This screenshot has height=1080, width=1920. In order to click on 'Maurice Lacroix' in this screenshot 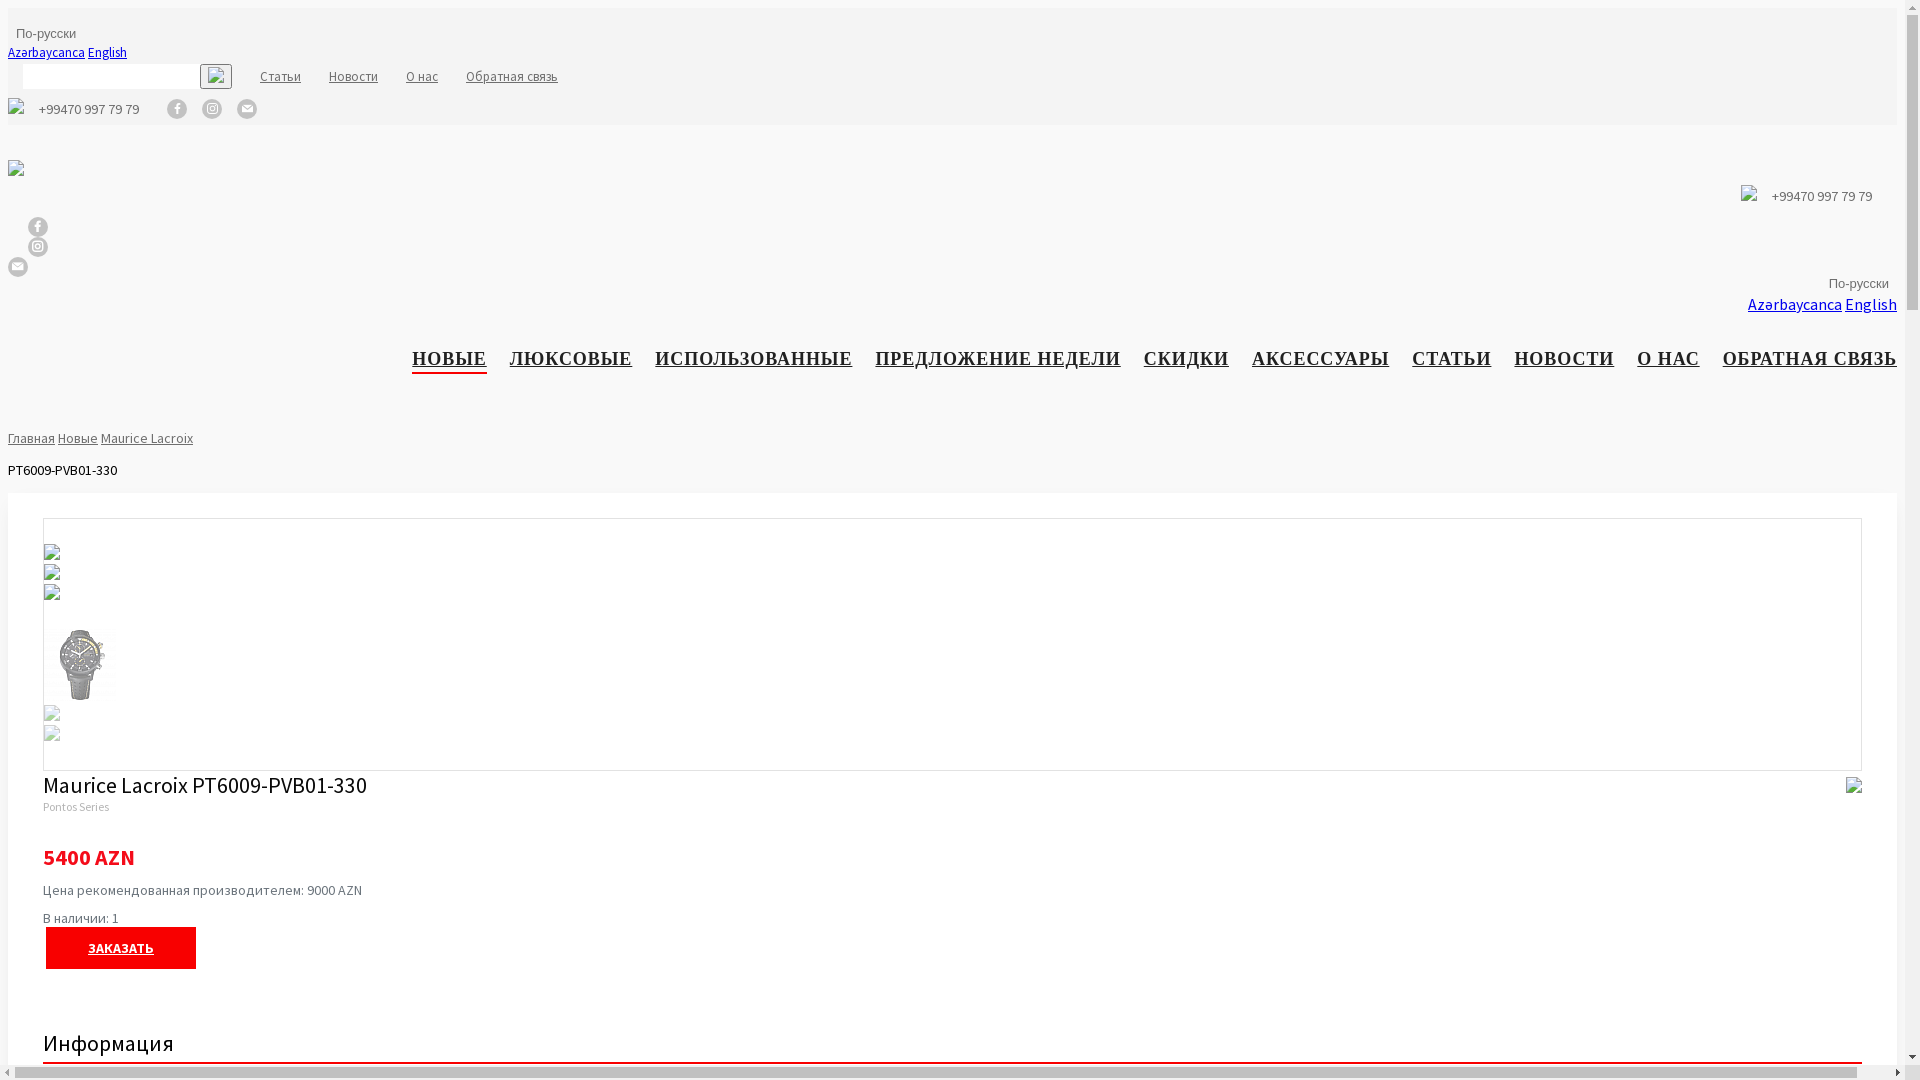, I will do `click(146, 437)`.